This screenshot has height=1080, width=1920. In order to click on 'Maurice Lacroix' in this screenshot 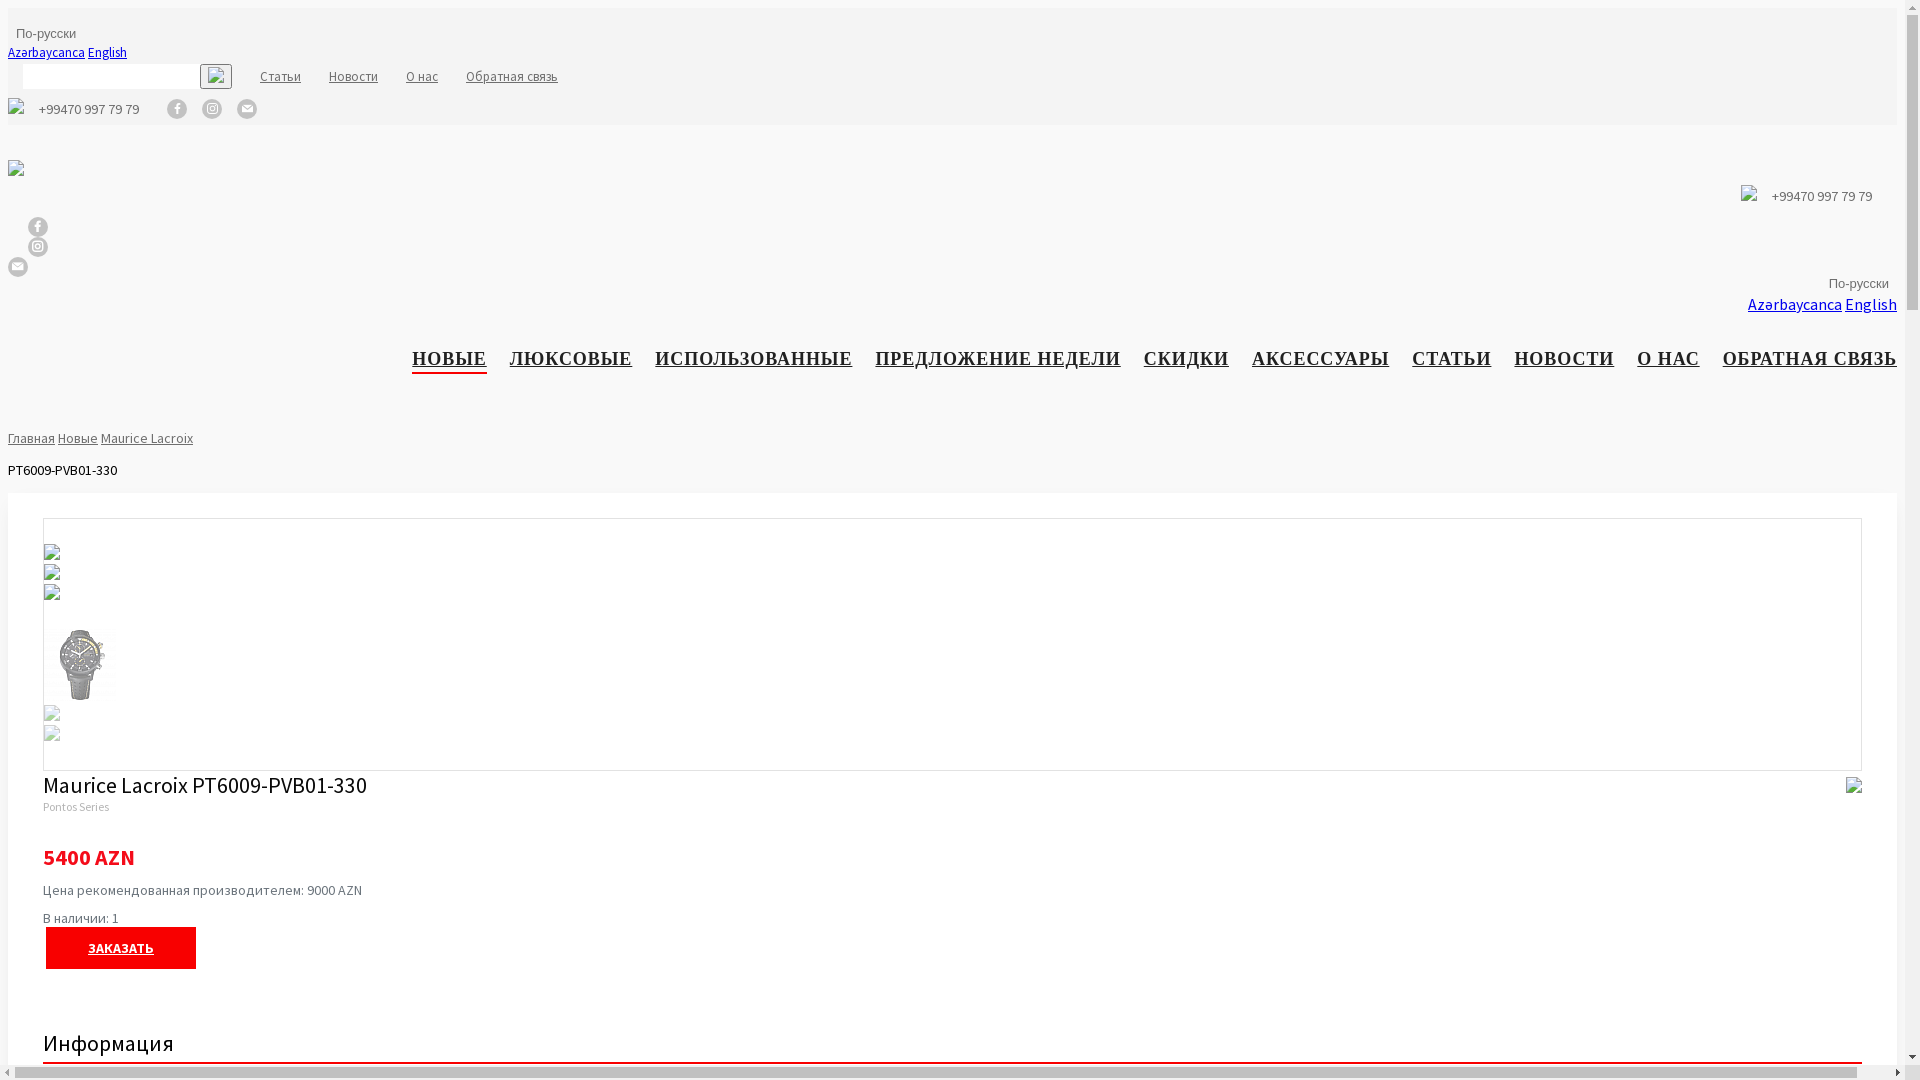, I will do `click(146, 437)`.